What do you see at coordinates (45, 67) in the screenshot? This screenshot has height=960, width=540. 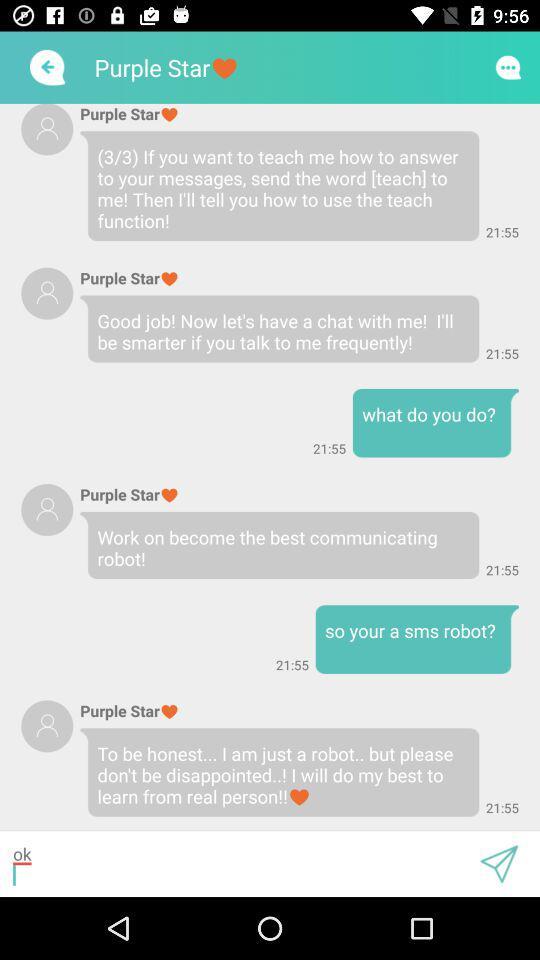 I see `the arrow_backward icon` at bounding box center [45, 67].